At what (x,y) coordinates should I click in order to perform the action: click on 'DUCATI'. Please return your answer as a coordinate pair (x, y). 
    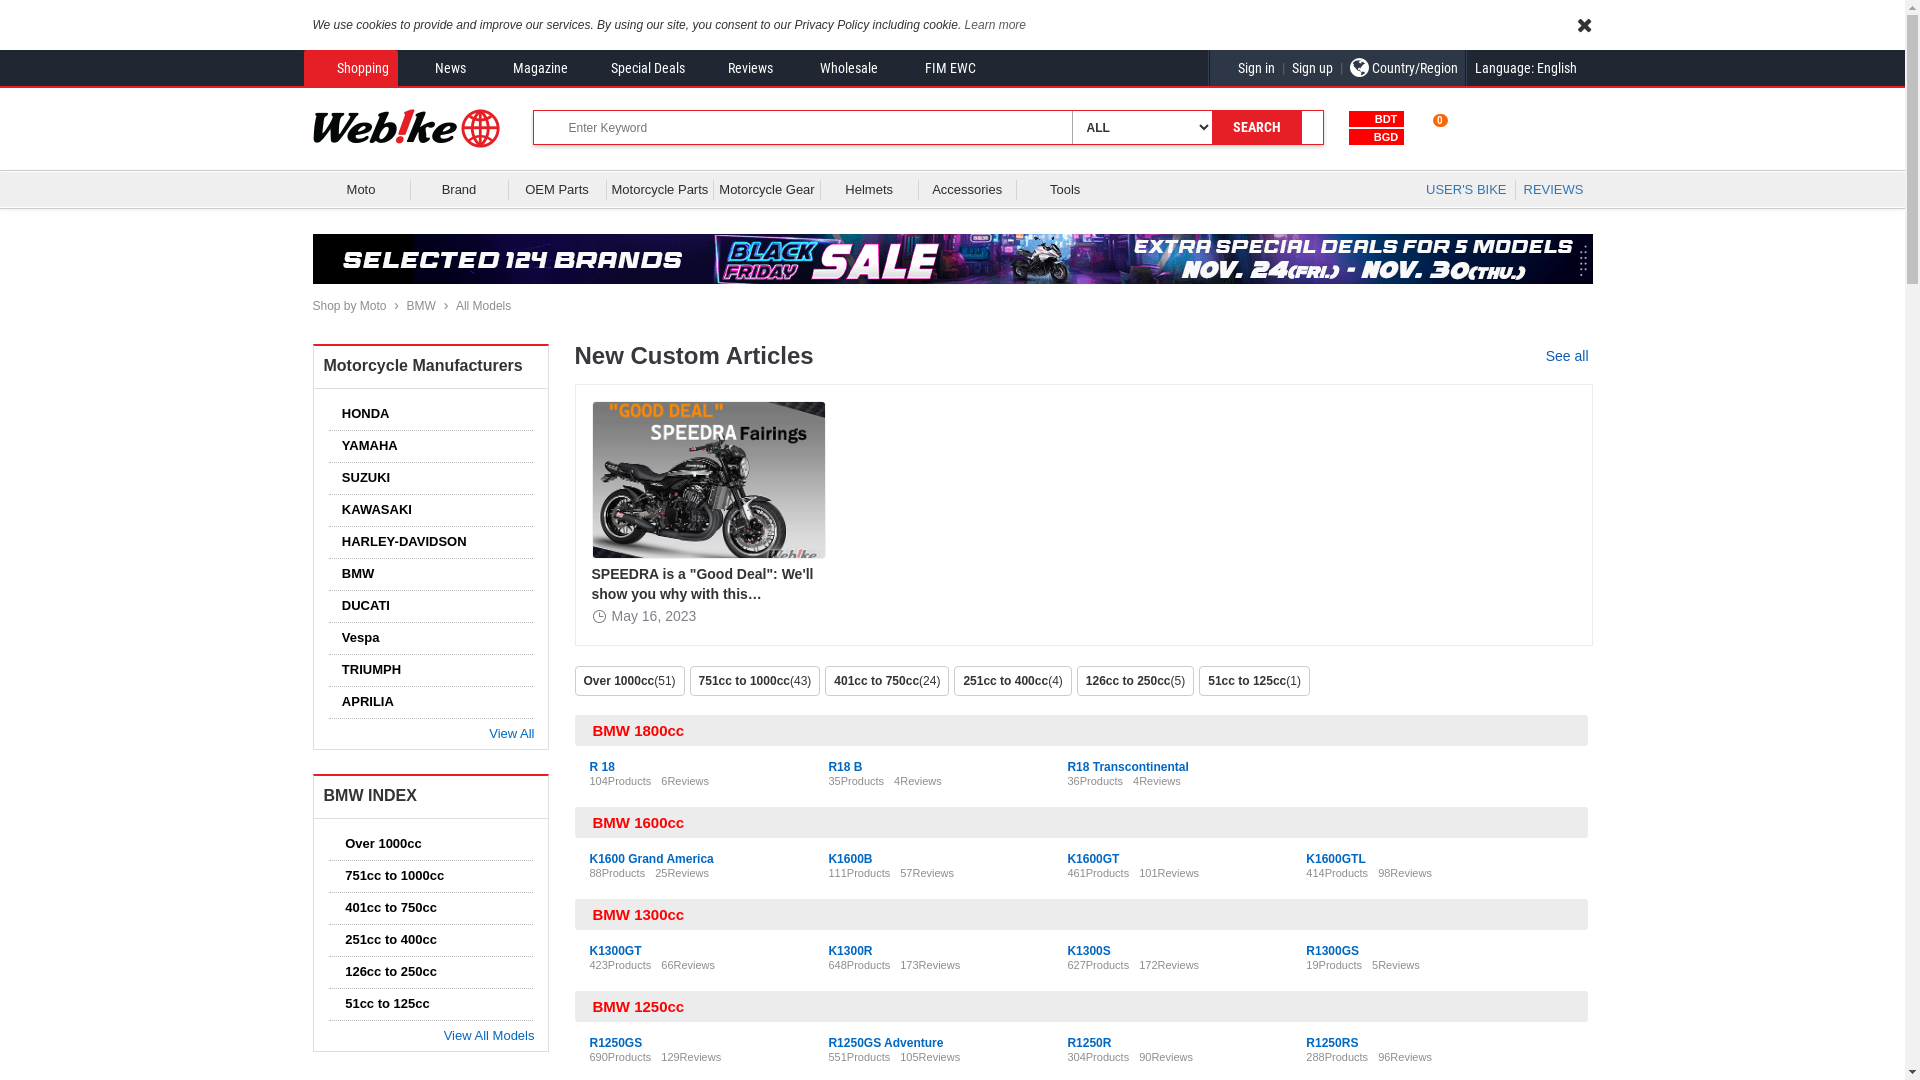
    Looking at the image, I should click on (360, 604).